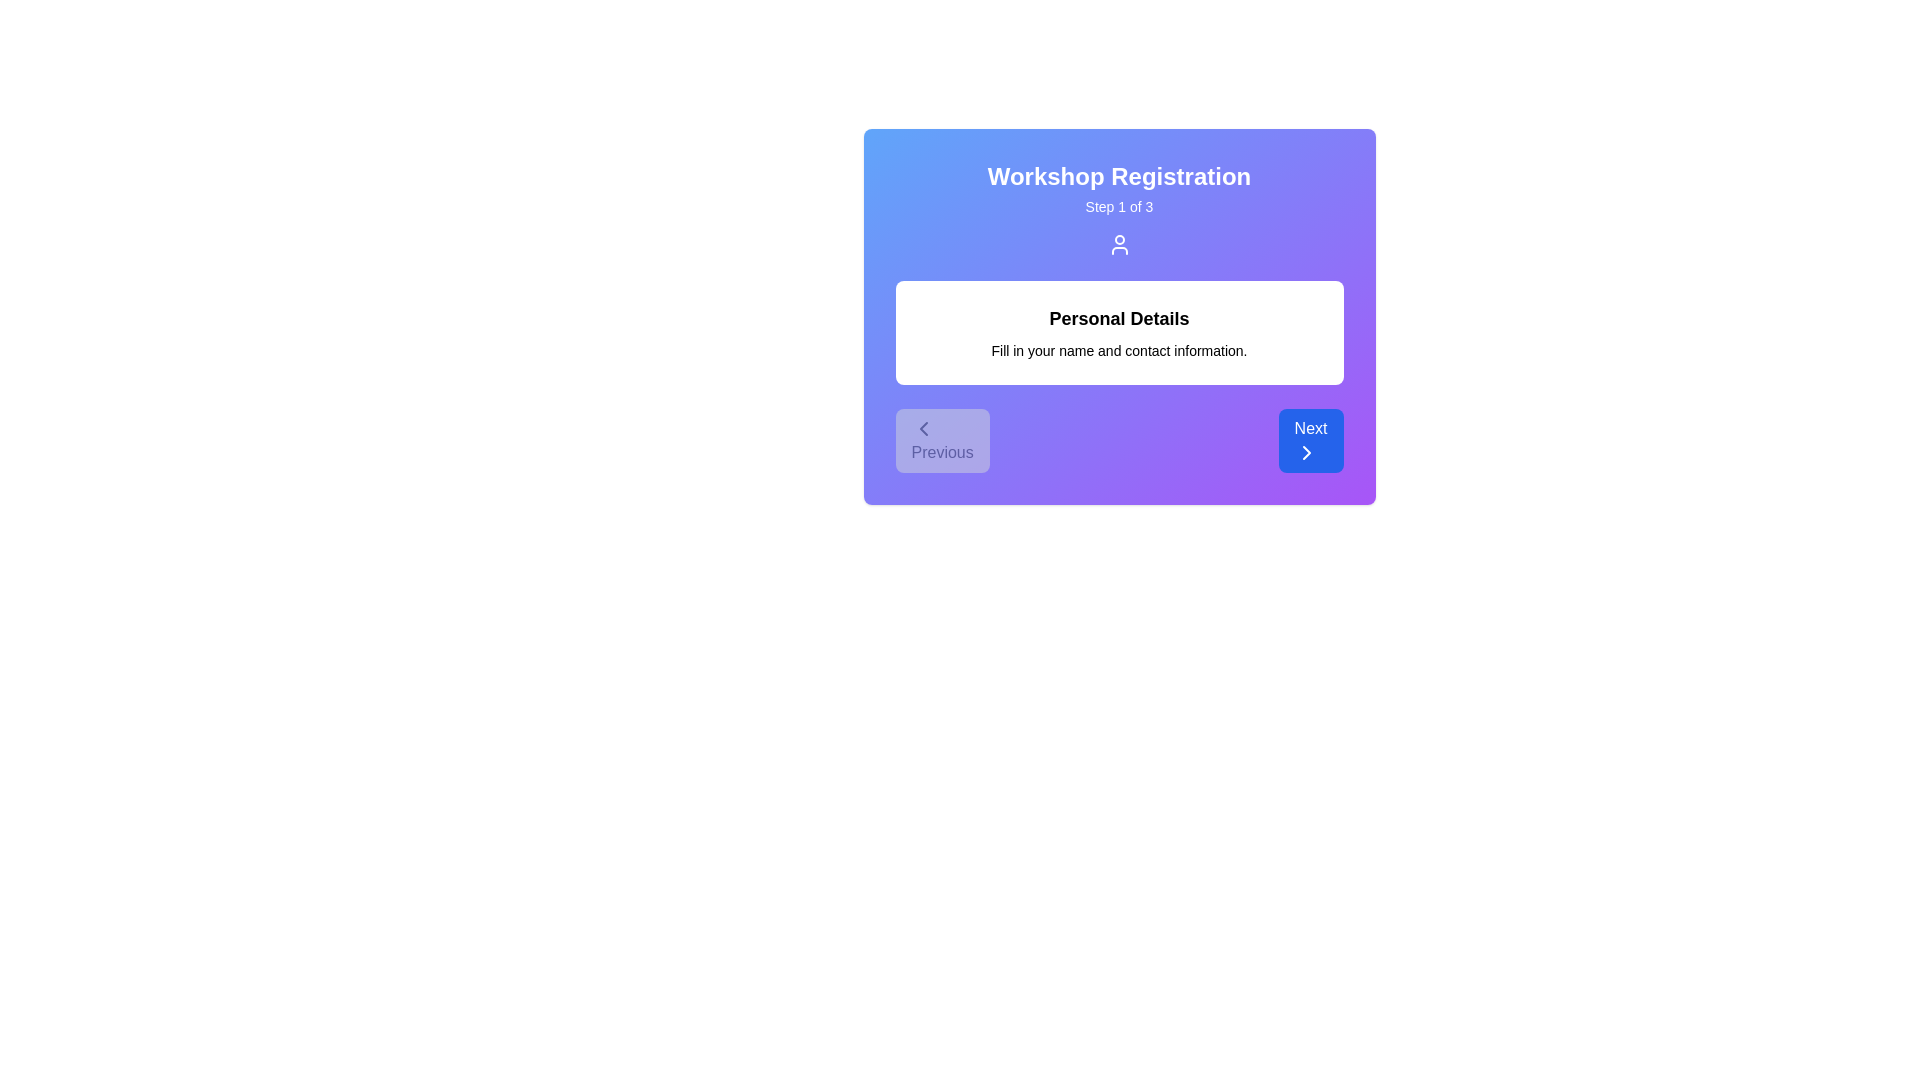 This screenshot has height=1080, width=1920. I want to click on the appearance of the chevron icon centered within the 'Next' button located in the bottom right corner of the modal, so click(1306, 452).